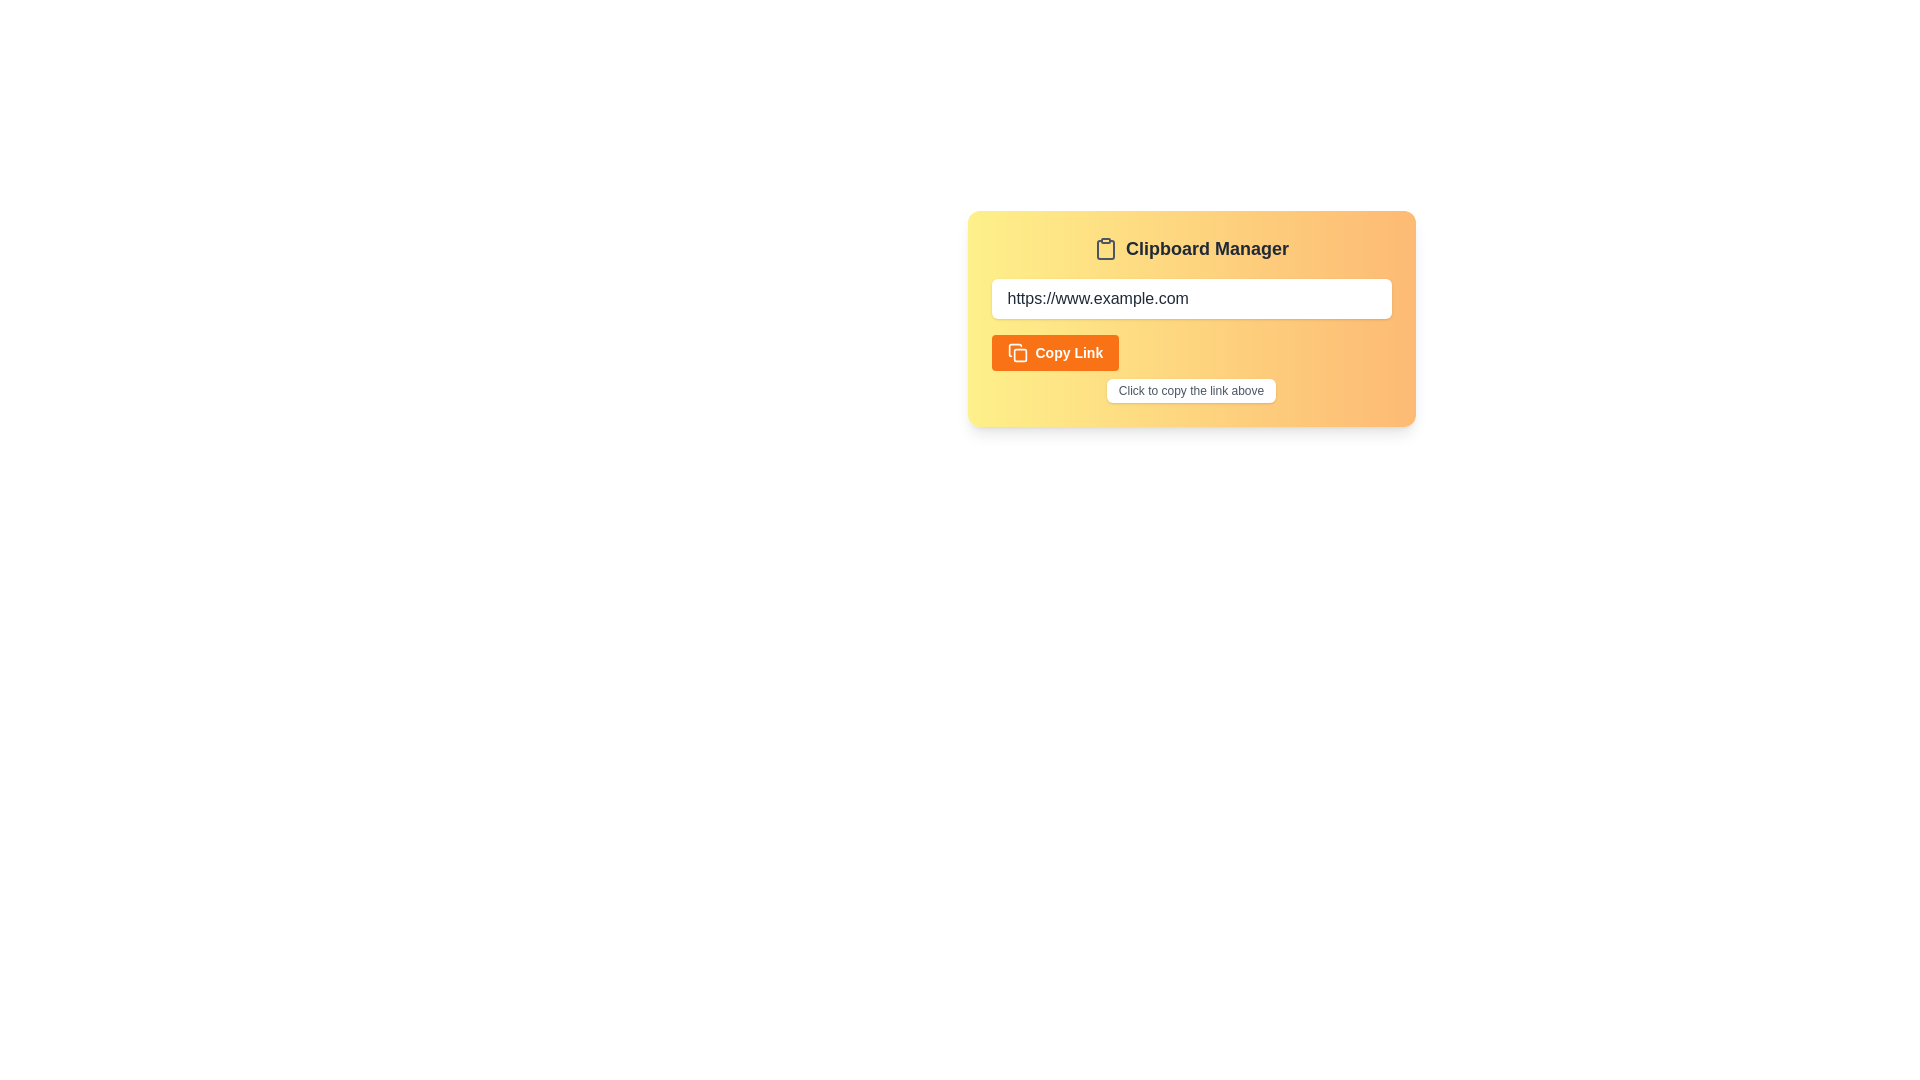 This screenshot has width=1920, height=1080. What do you see at coordinates (1191, 390) in the screenshot?
I see `the informative text element located below the 'Copy Link' button` at bounding box center [1191, 390].